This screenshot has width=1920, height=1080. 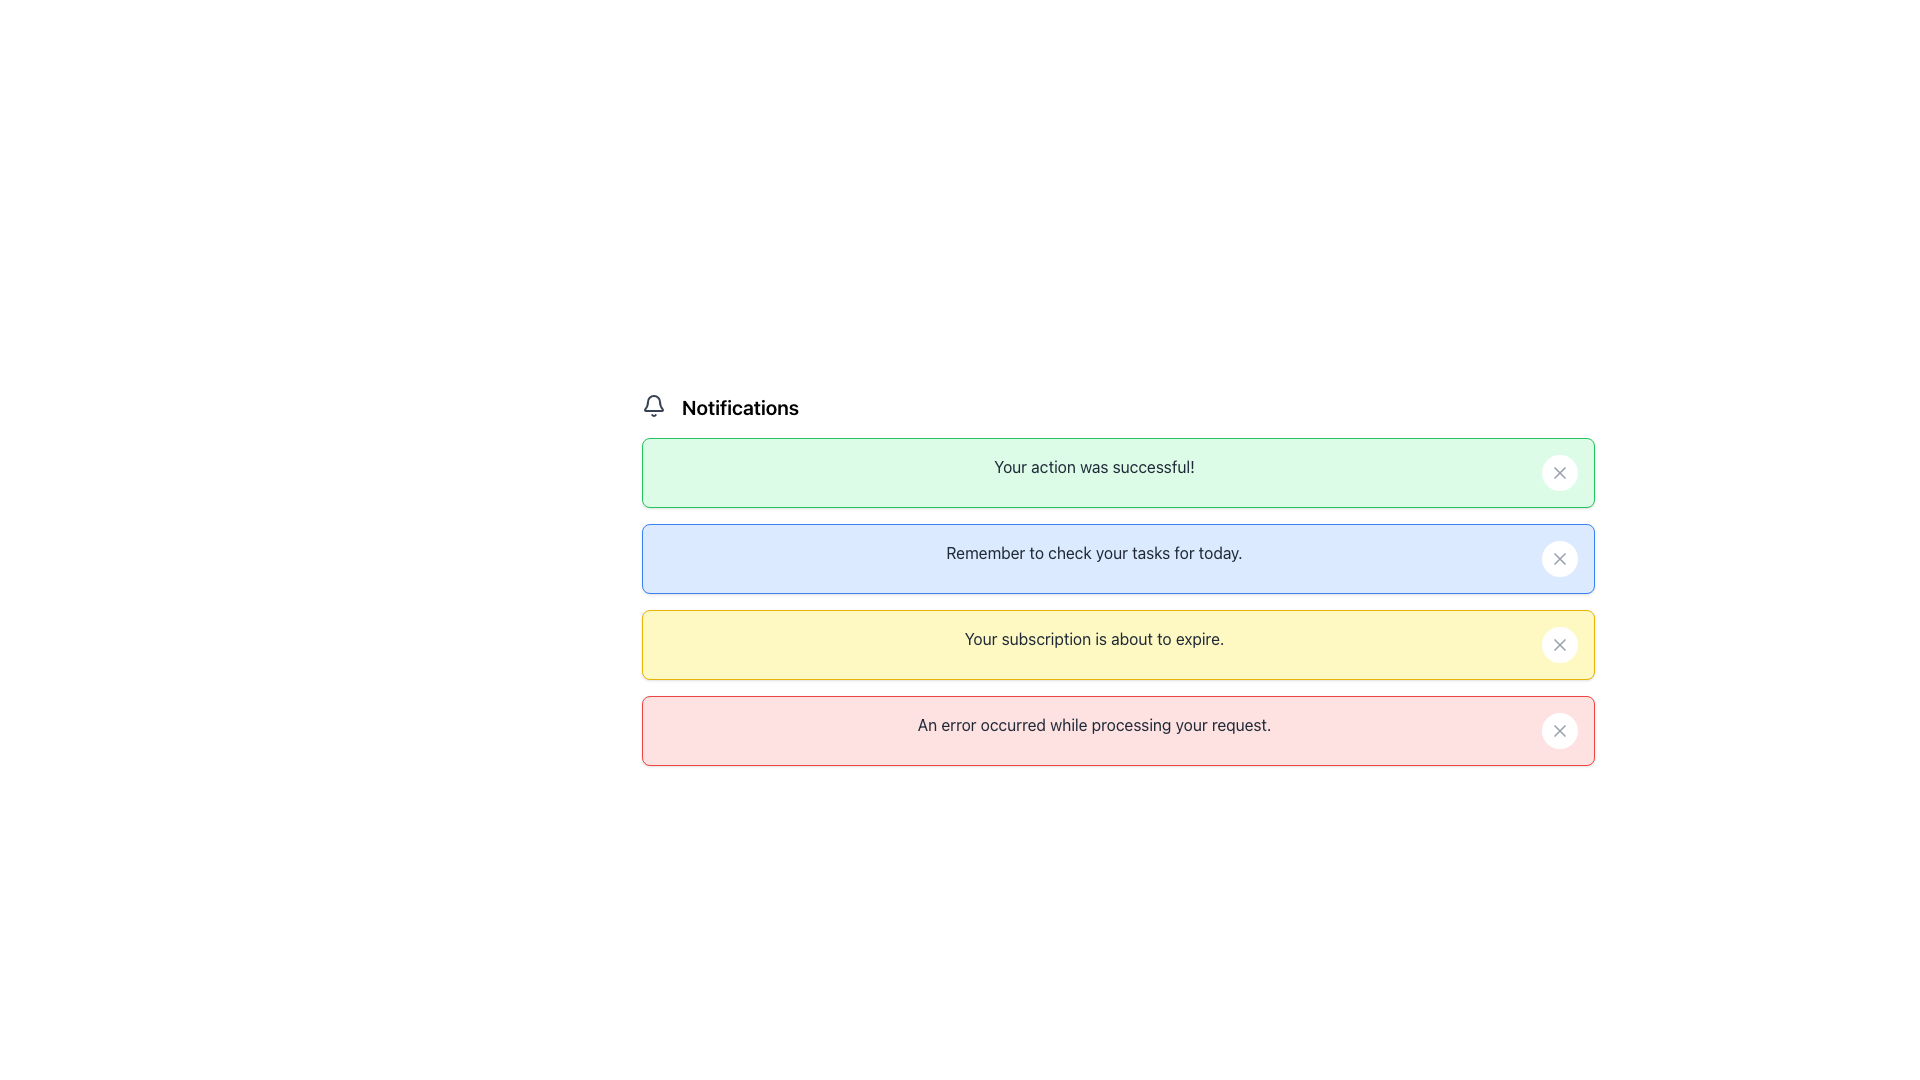 What do you see at coordinates (1559, 473) in the screenshot?
I see `the circular close button with an 'x' icon on the right side of the green notification bar that indicates a successful action` at bounding box center [1559, 473].